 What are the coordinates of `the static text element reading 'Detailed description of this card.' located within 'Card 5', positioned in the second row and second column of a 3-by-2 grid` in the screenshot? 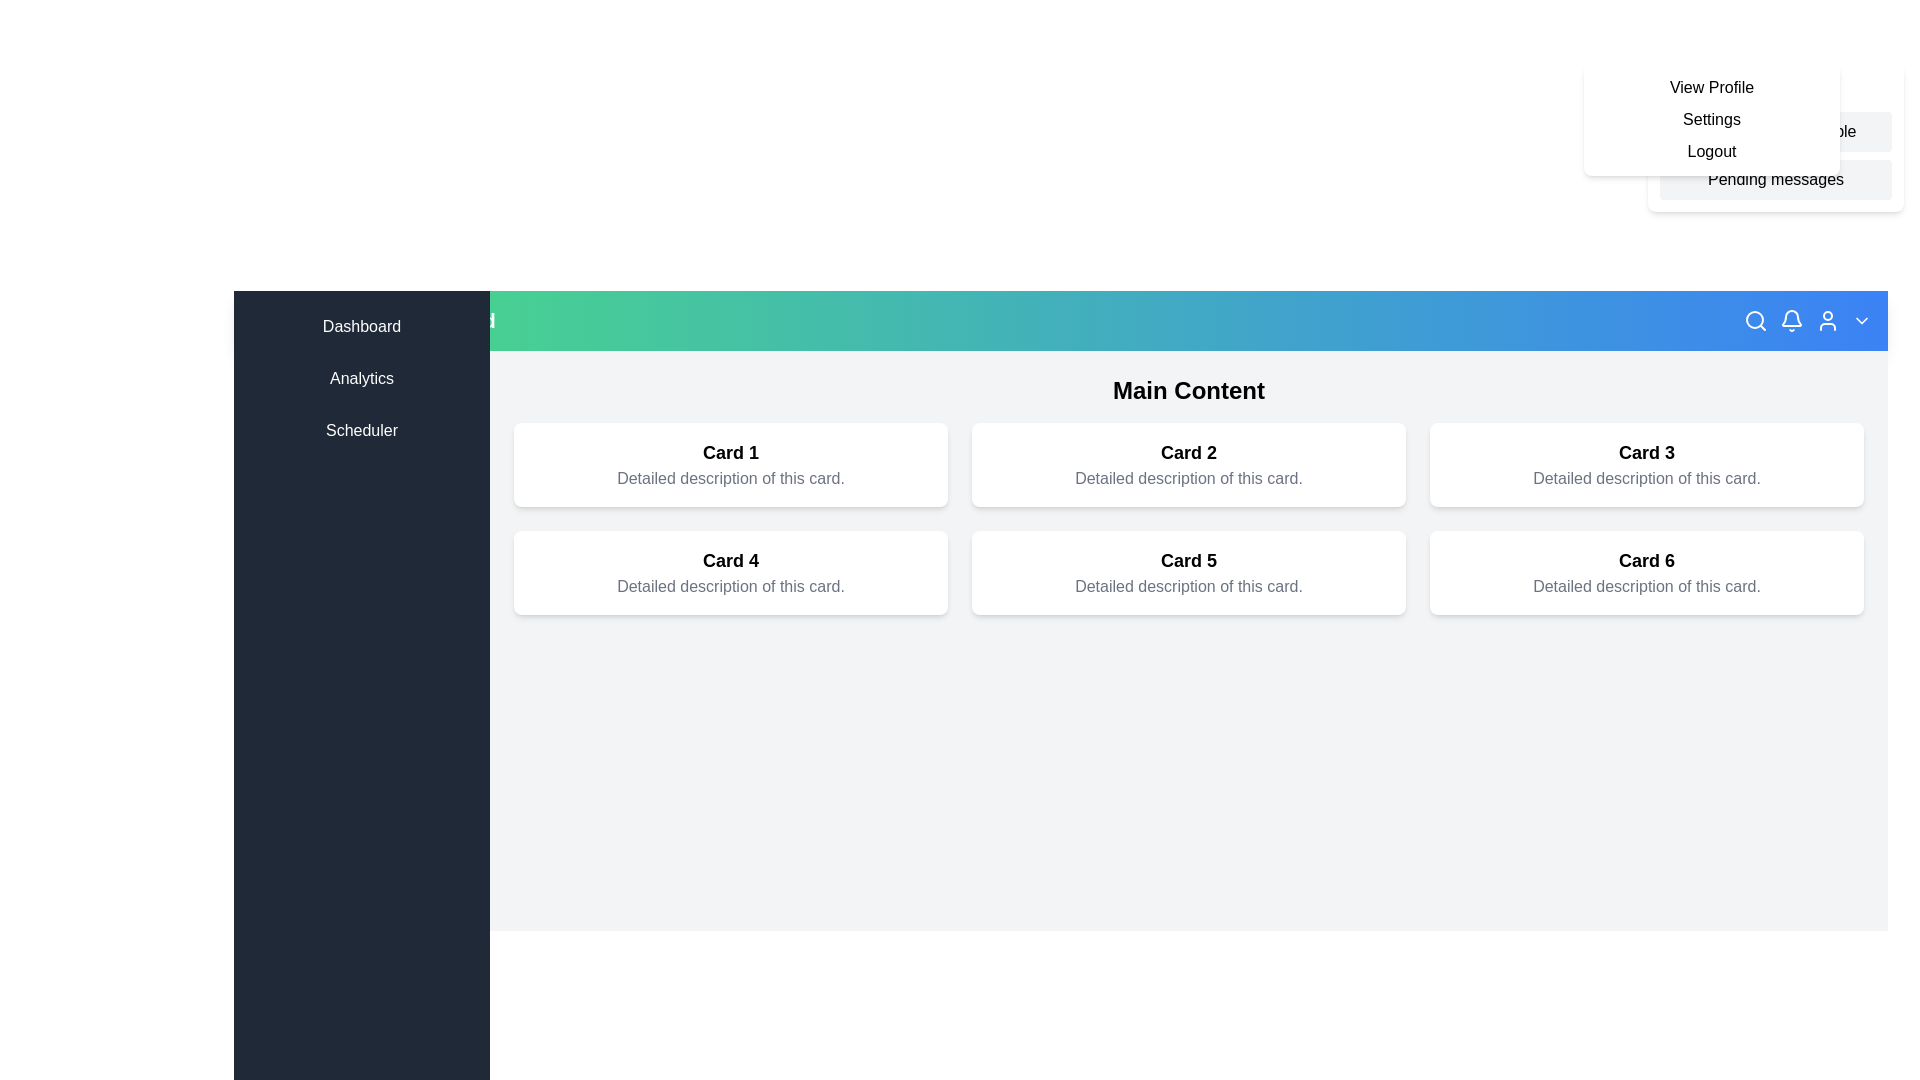 It's located at (1189, 585).